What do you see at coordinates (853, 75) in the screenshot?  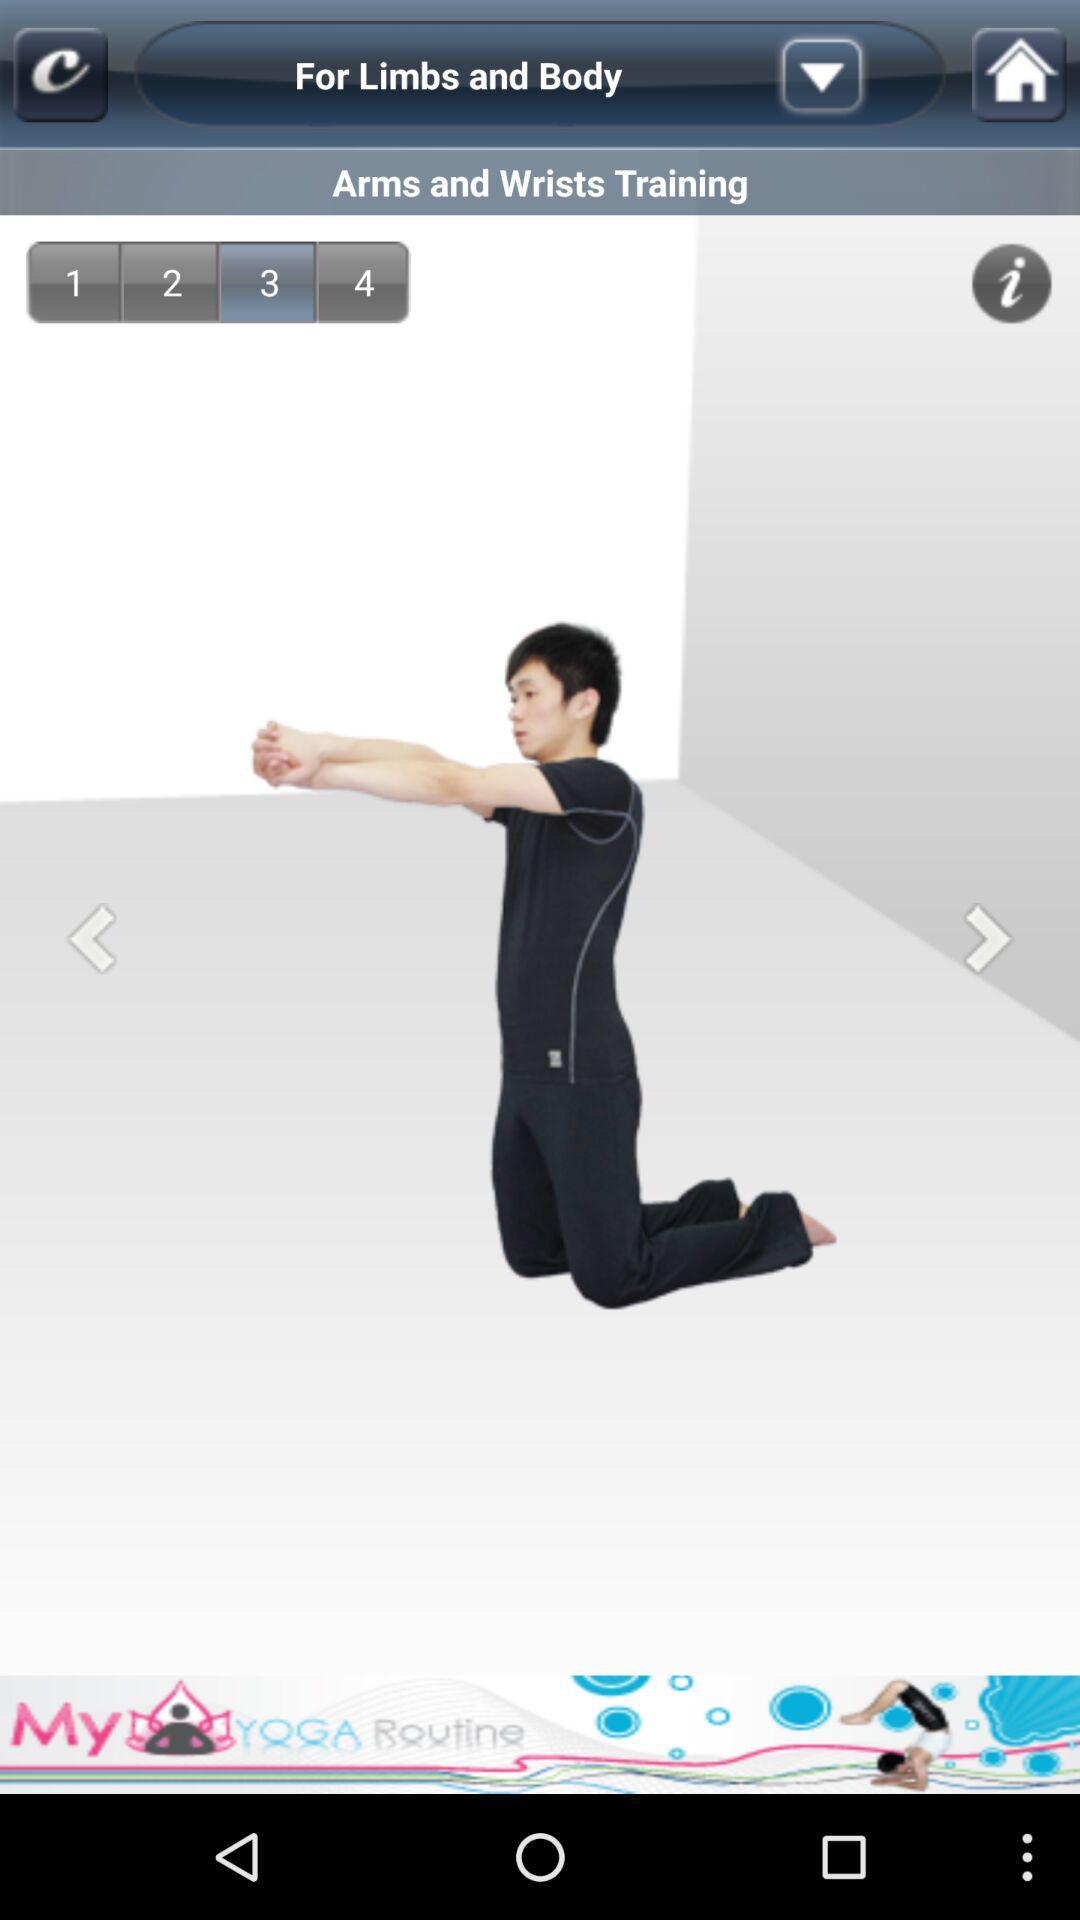 I see `more options` at bounding box center [853, 75].